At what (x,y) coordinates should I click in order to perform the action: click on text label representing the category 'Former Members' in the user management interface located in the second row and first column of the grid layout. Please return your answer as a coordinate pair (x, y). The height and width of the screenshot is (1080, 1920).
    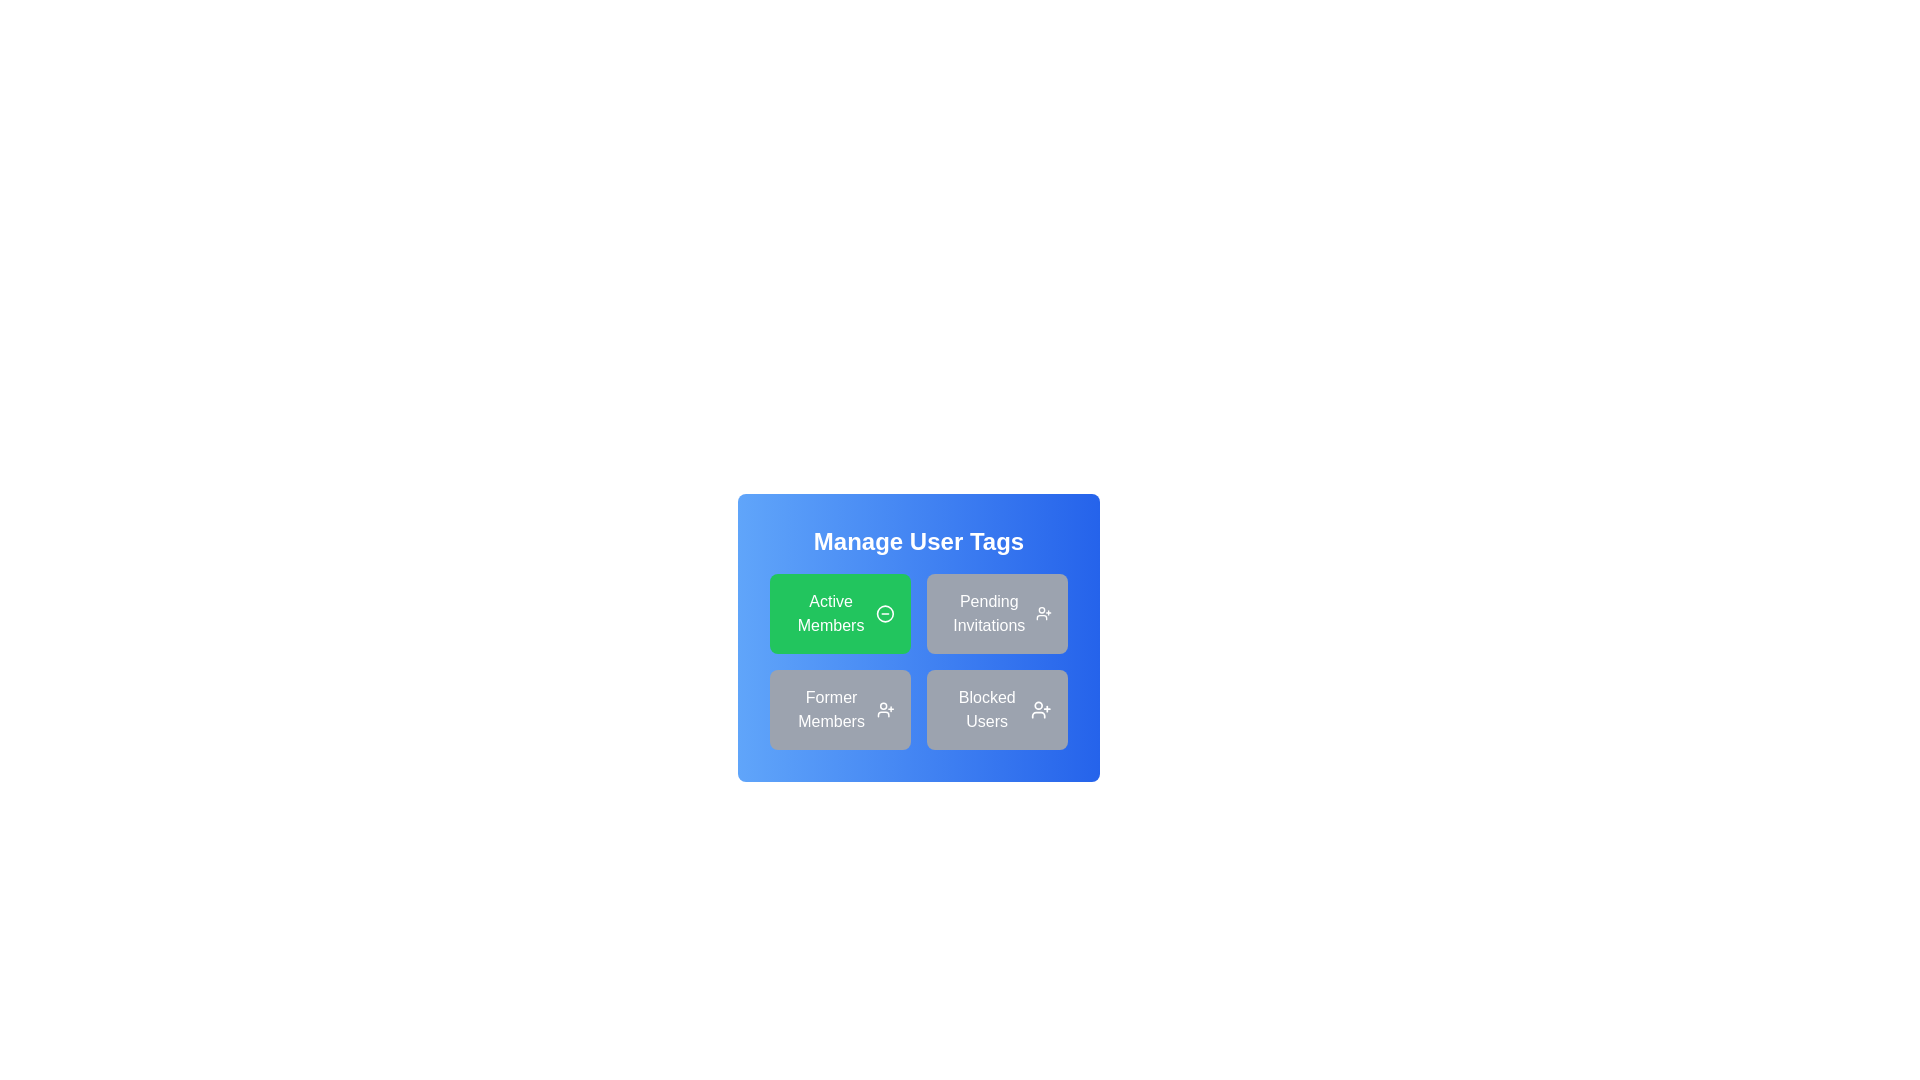
    Looking at the image, I should click on (831, 708).